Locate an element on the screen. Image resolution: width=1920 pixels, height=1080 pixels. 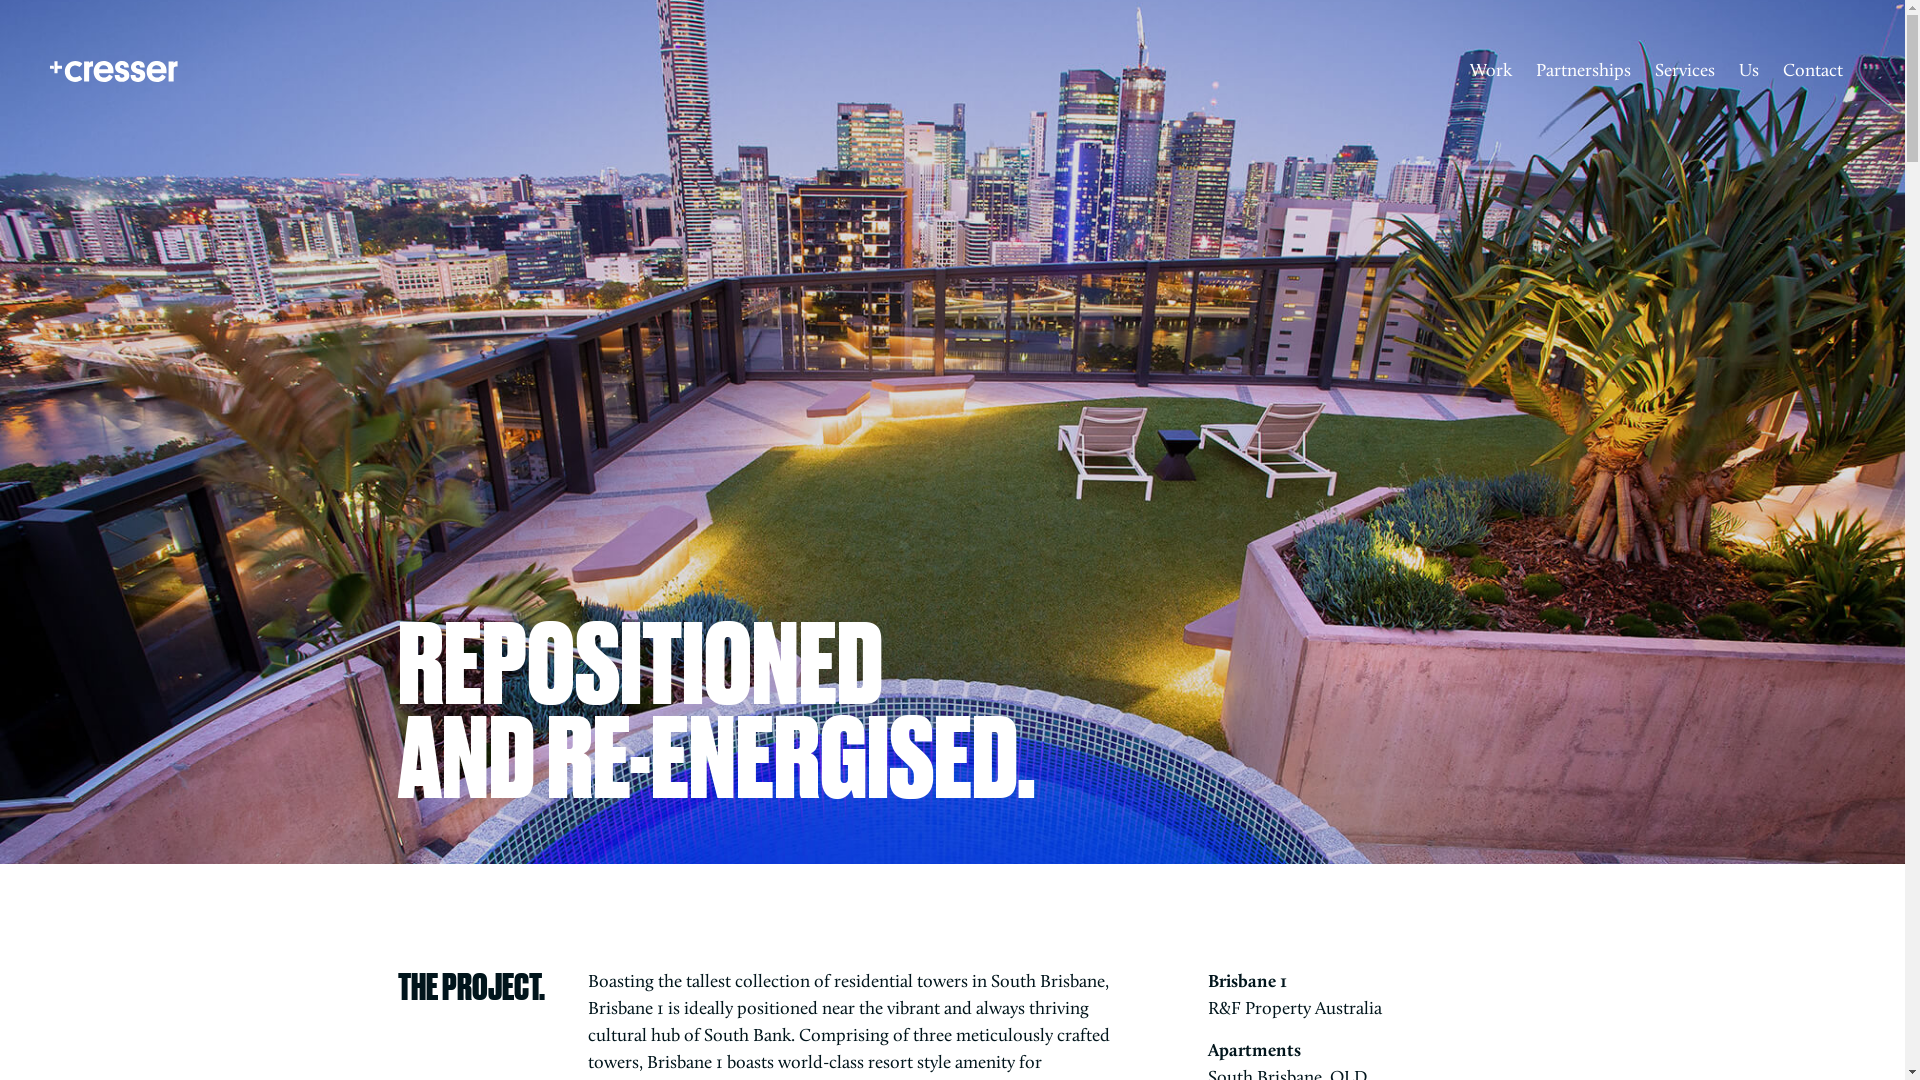
'Work' is located at coordinates (1458, 70).